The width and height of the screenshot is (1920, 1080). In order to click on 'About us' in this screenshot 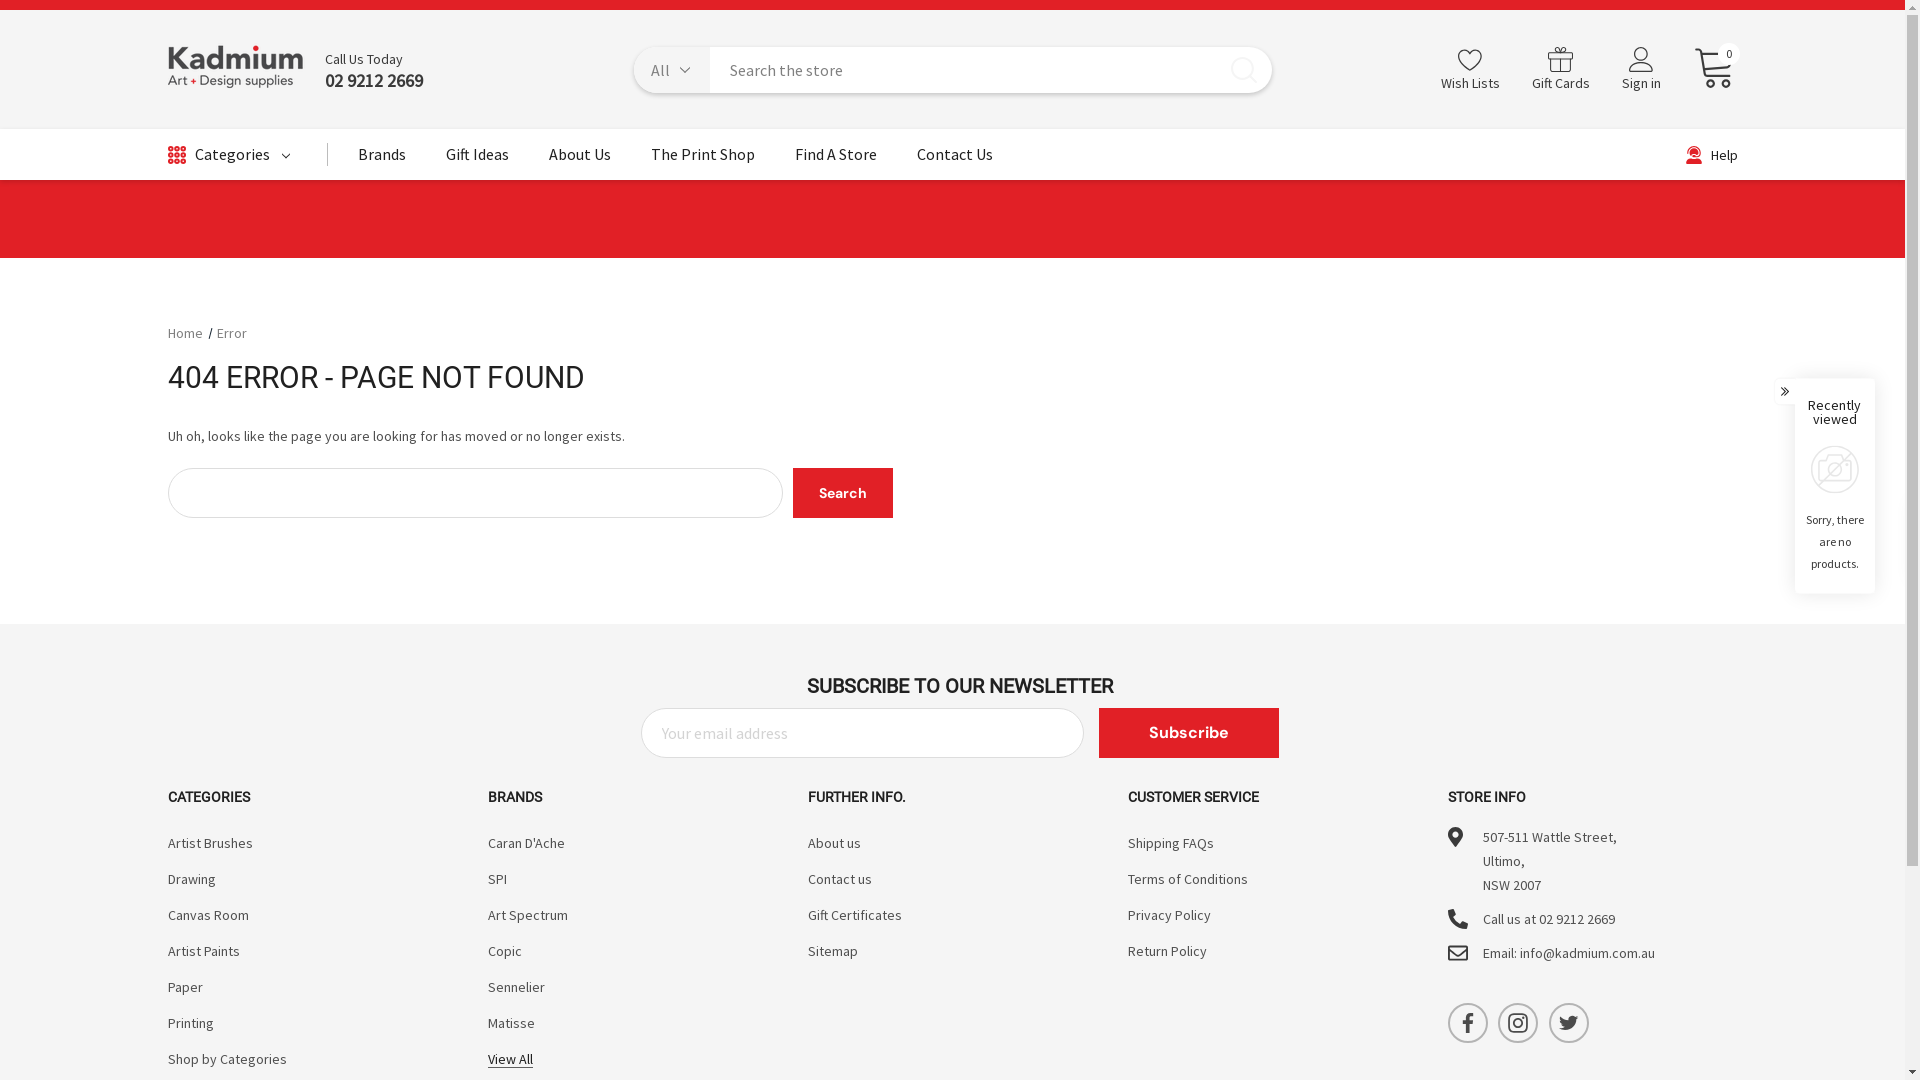, I will do `click(834, 843)`.